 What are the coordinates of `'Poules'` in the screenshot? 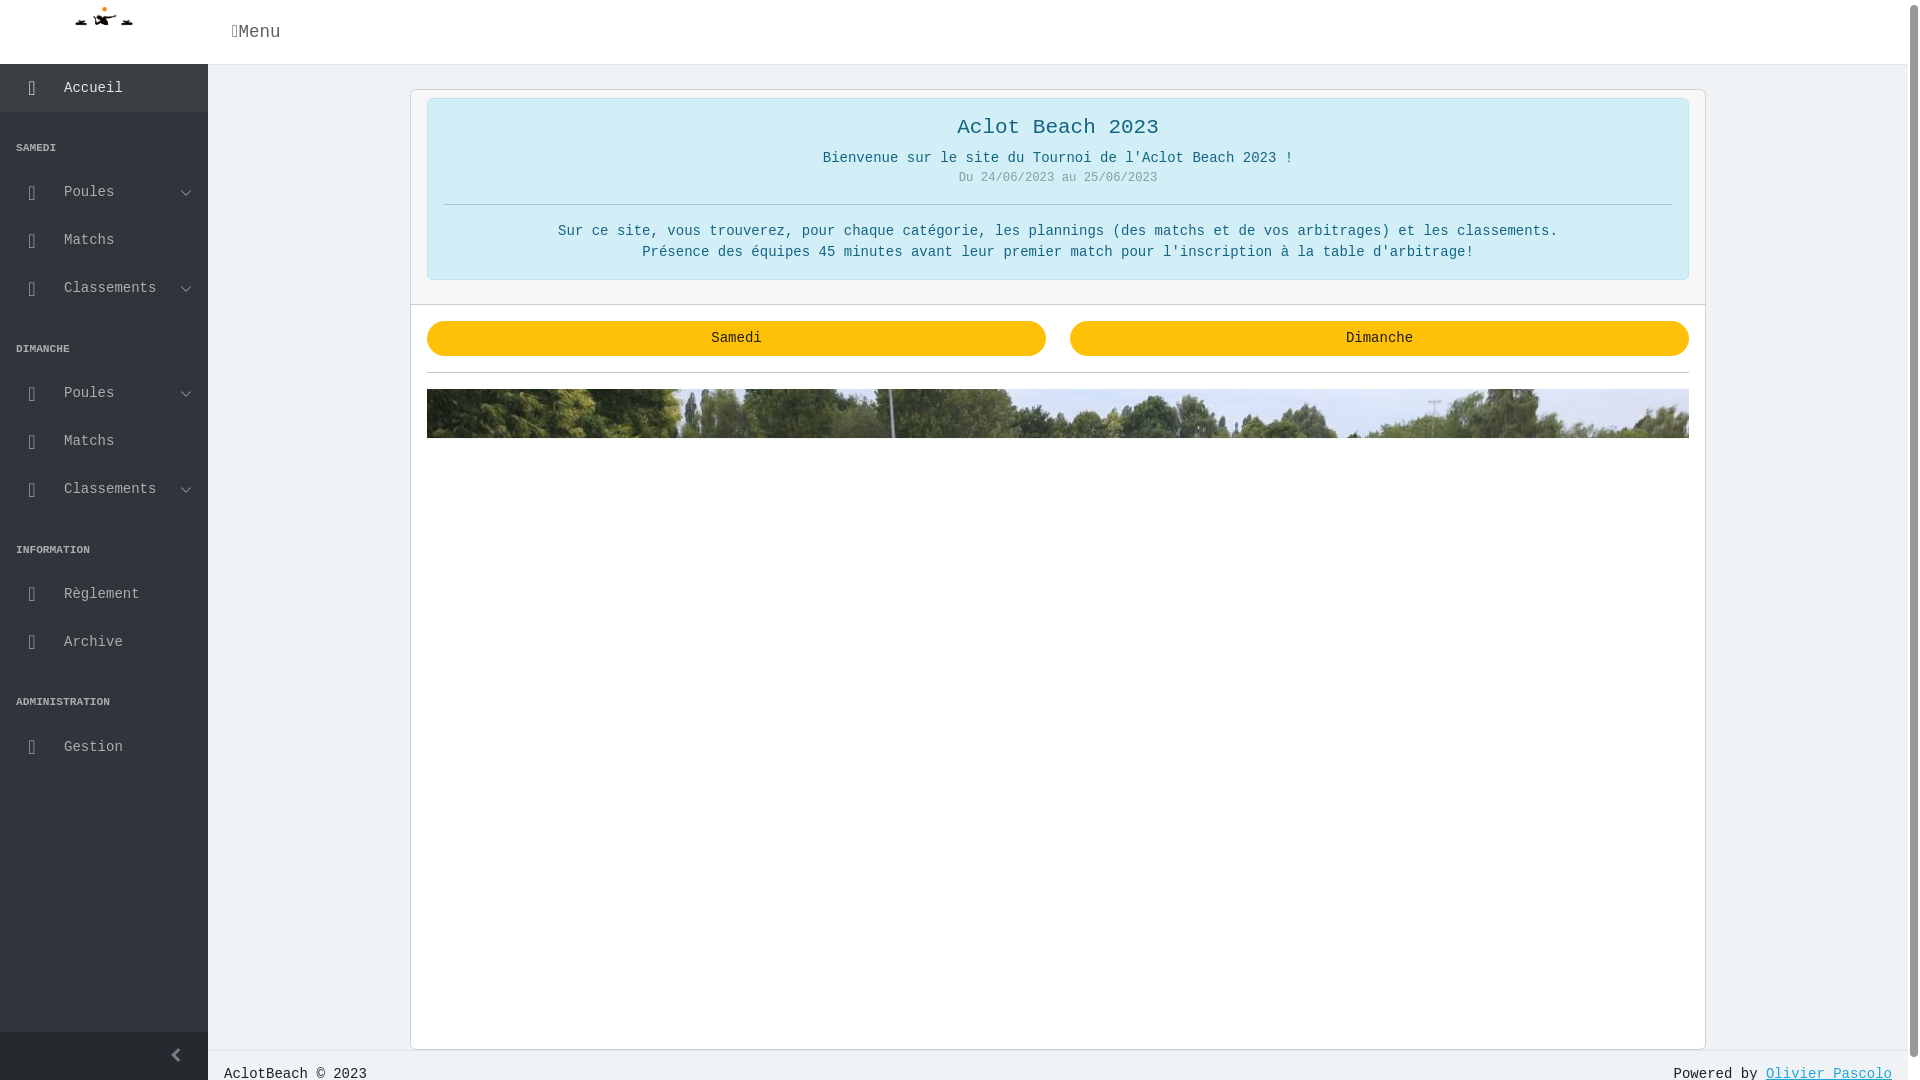 It's located at (103, 393).